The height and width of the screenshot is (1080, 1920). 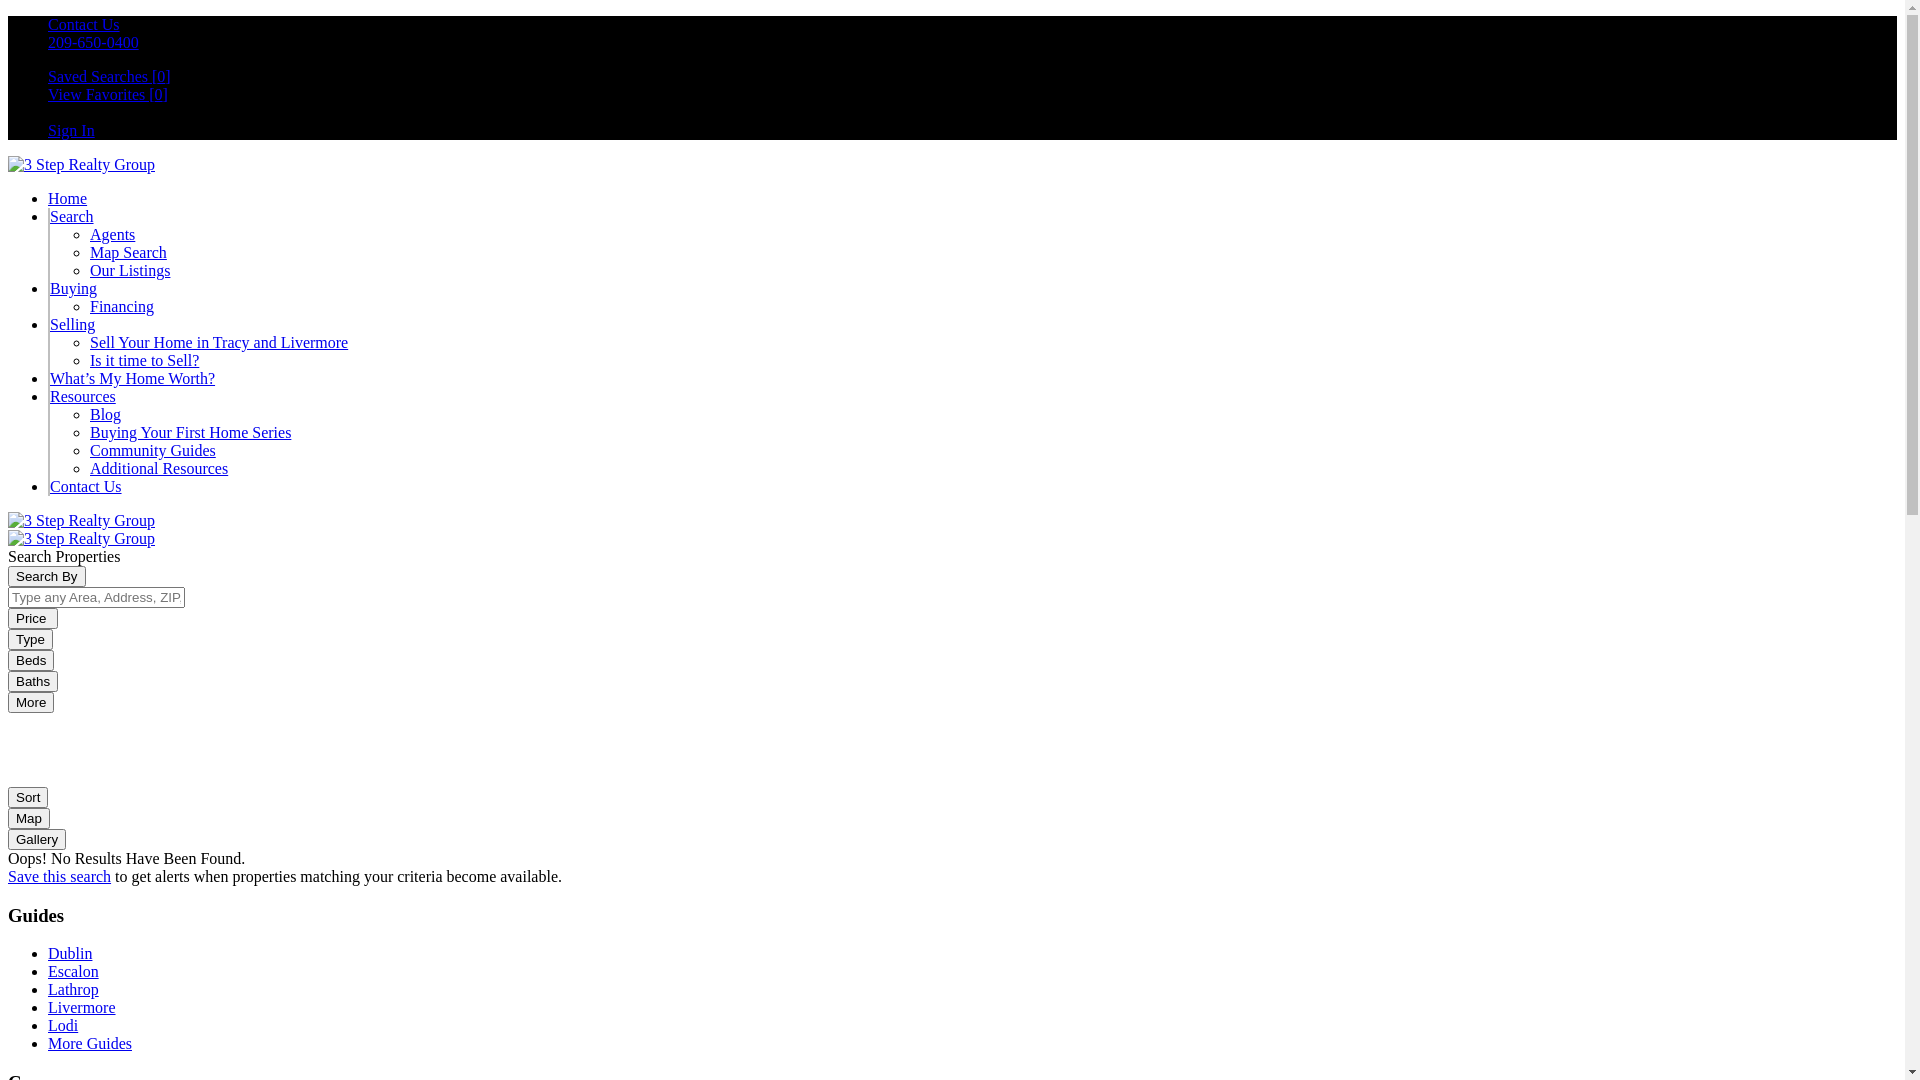 I want to click on 'Saved Searches [0]', so click(x=108, y=75).